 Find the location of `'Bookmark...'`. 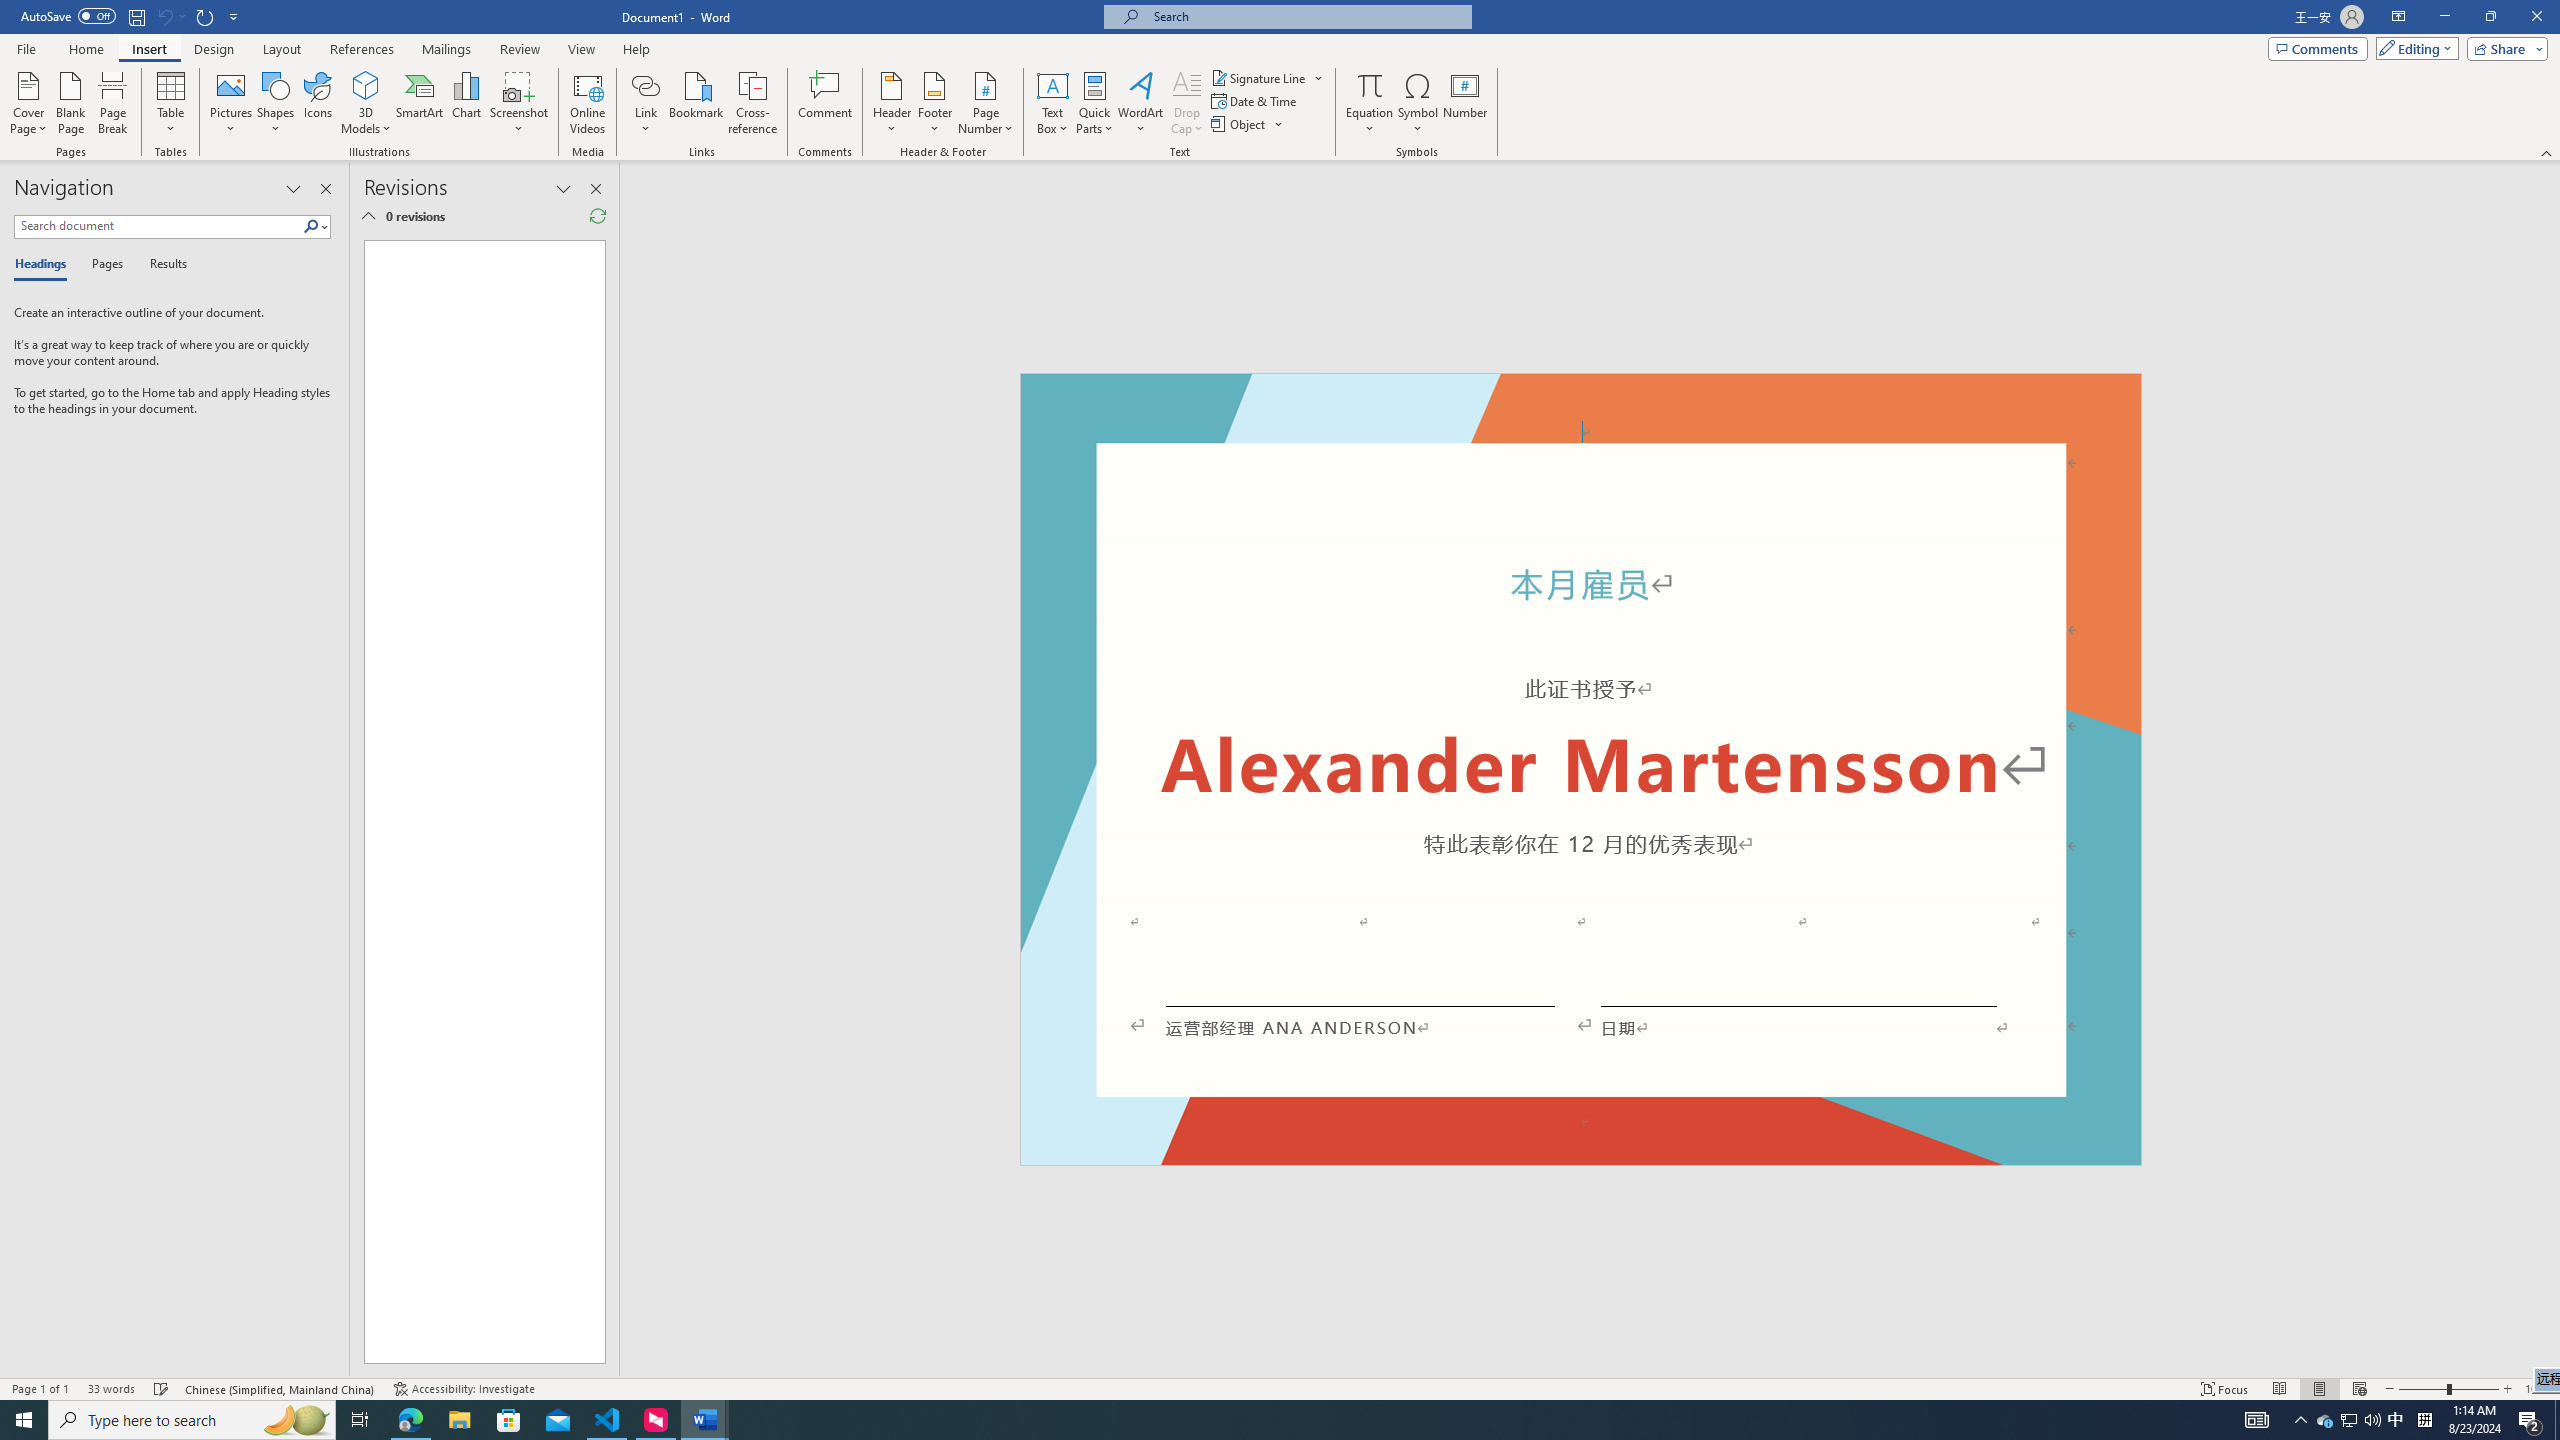

'Bookmark...' is located at coordinates (697, 103).